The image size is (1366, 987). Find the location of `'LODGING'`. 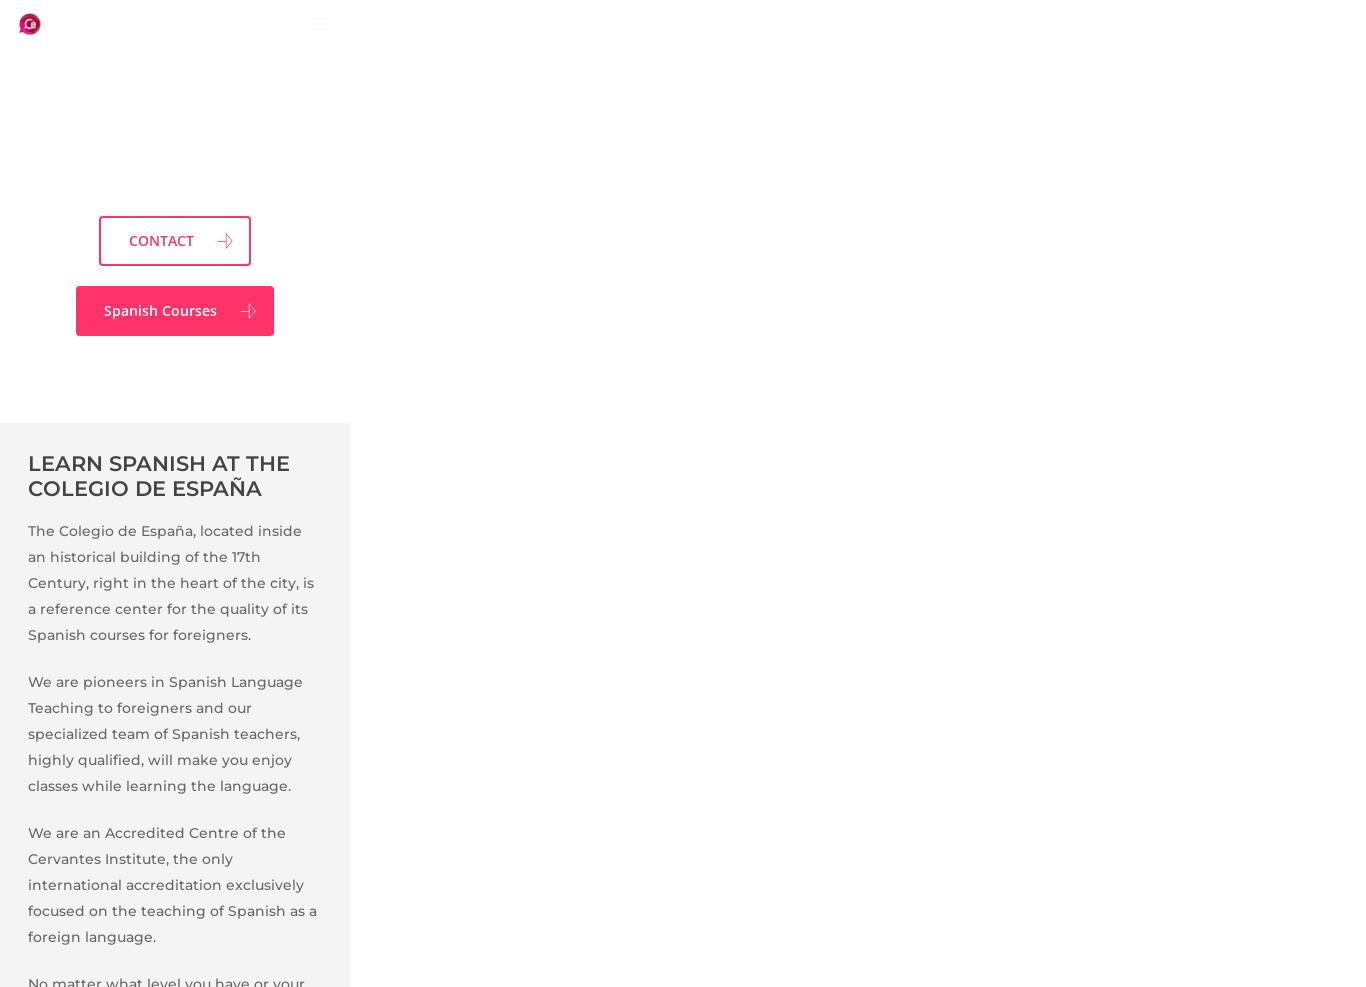

'LODGING' is located at coordinates (271, 887).